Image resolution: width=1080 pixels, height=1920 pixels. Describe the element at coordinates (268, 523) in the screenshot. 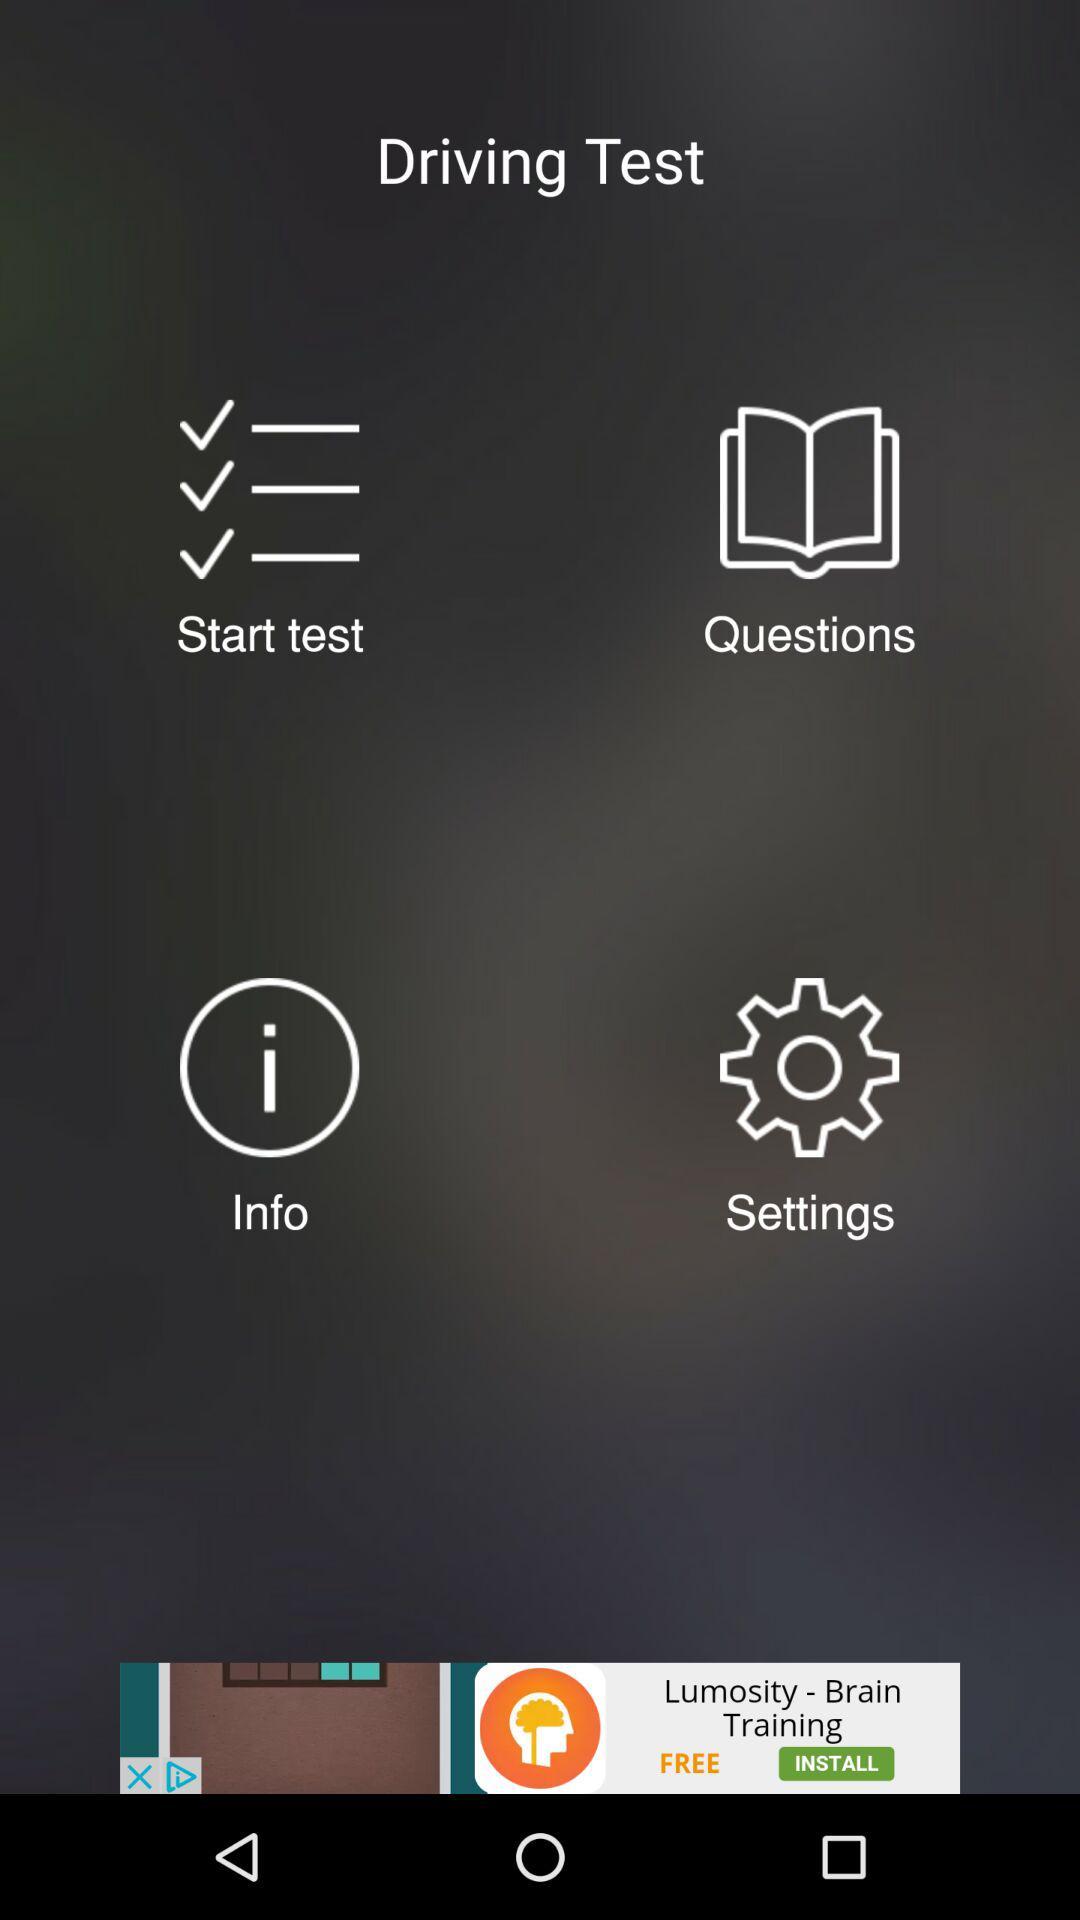

I see `the list icon` at that location.